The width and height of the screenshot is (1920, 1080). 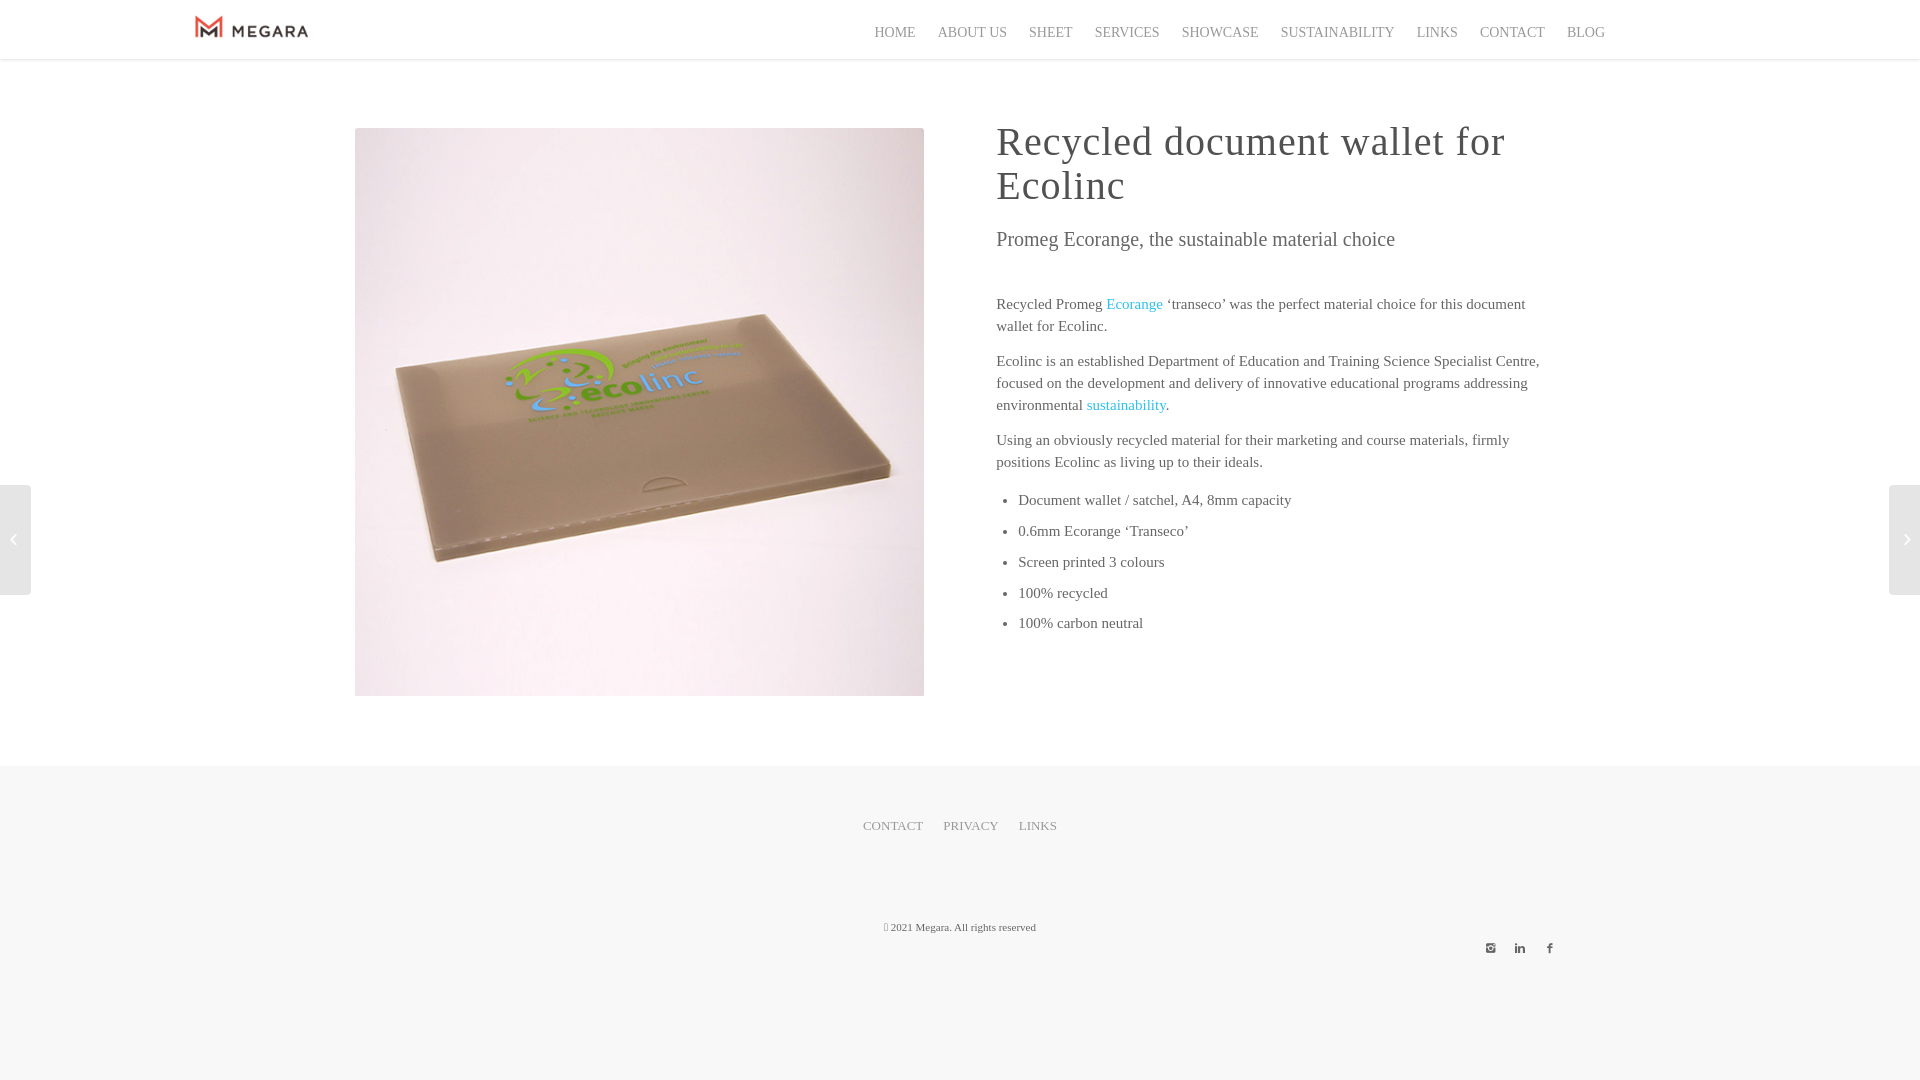 I want to click on 'PRIVACY', so click(x=931, y=826).